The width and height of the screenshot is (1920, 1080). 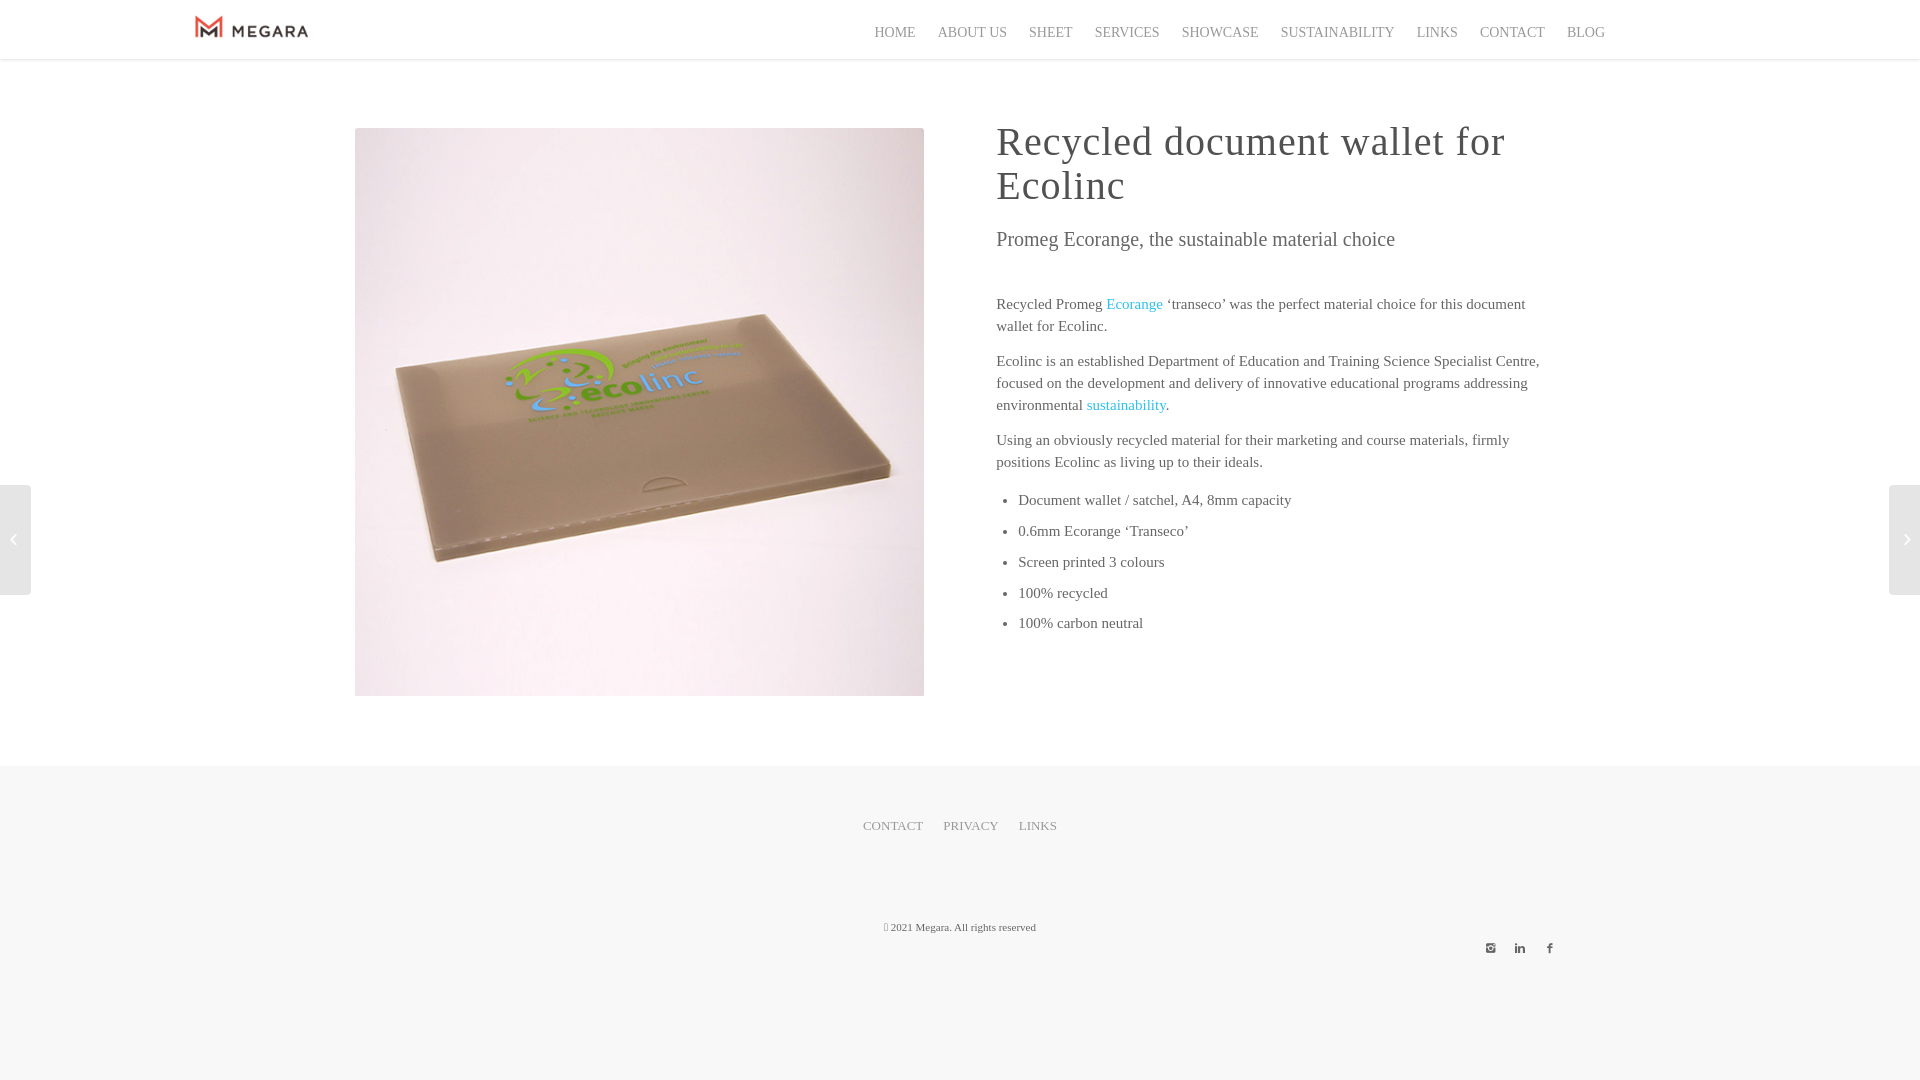 I want to click on 'PRIVACY', so click(x=931, y=826).